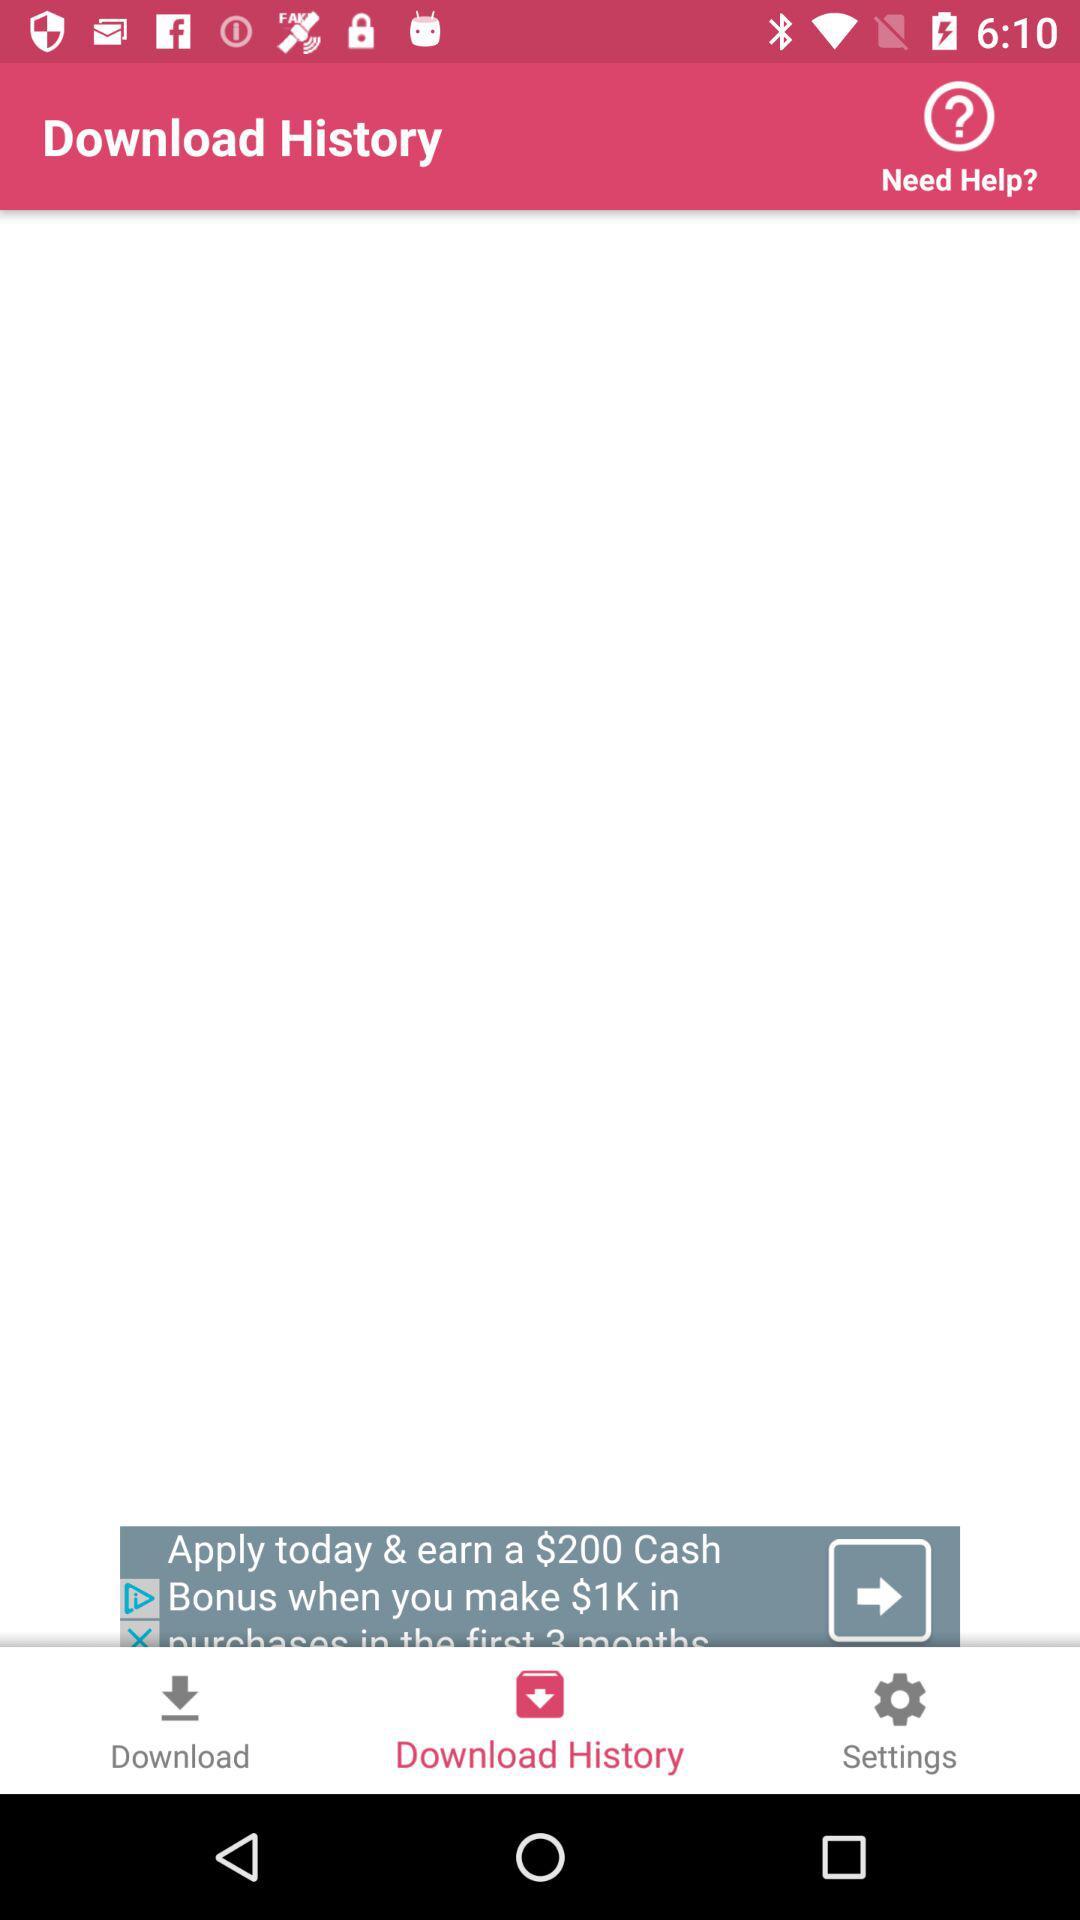 The height and width of the screenshot is (1920, 1080). Describe the element at coordinates (540, 1590) in the screenshot. I see `advertisement` at that location.